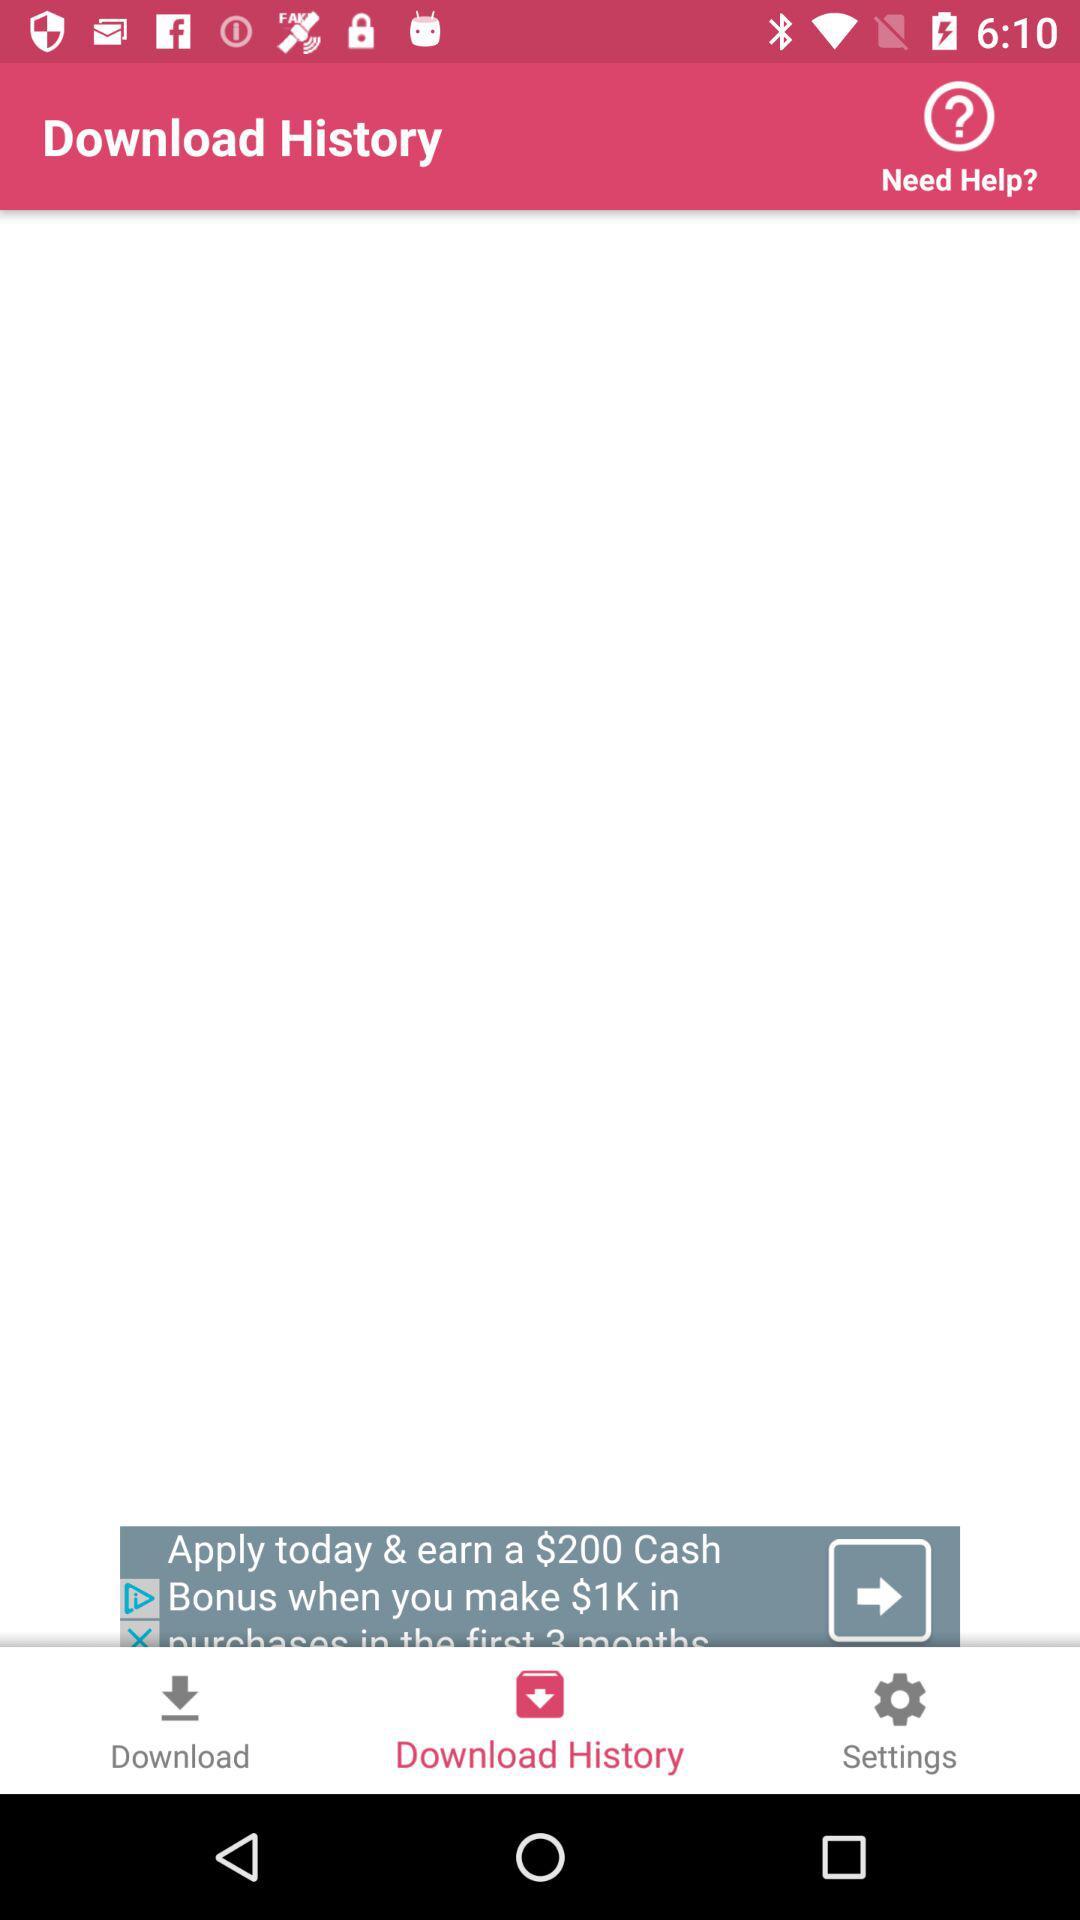 The height and width of the screenshot is (1920, 1080). Describe the element at coordinates (540, 1590) in the screenshot. I see `advertisement` at that location.